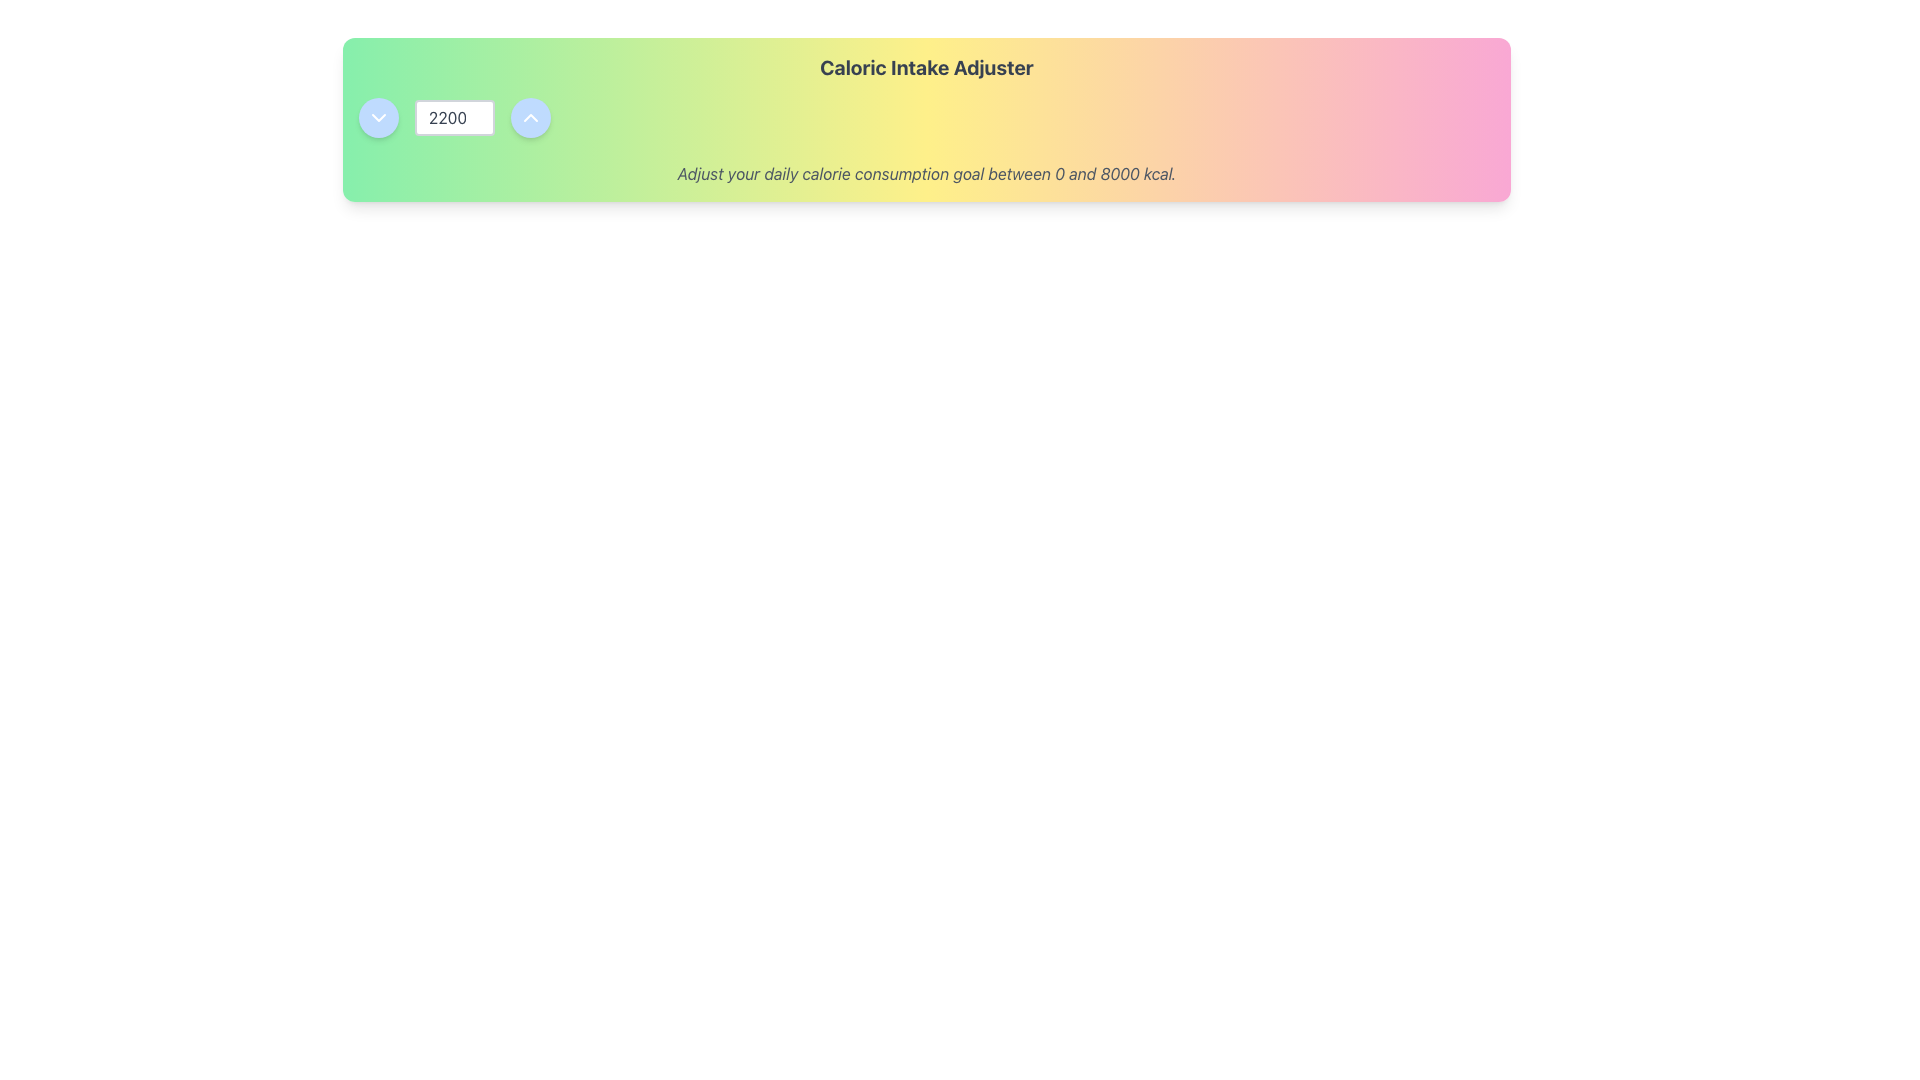 The height and width of the screenshot is (1080, 1920). What do you see at coordinates (925, 172) in the screenshot?
I see `the informative text that guides the user on setting their daily calorie consumption goal, located below the title 'Caloric Intake Adjuster'` at bounding box center [925, 172].